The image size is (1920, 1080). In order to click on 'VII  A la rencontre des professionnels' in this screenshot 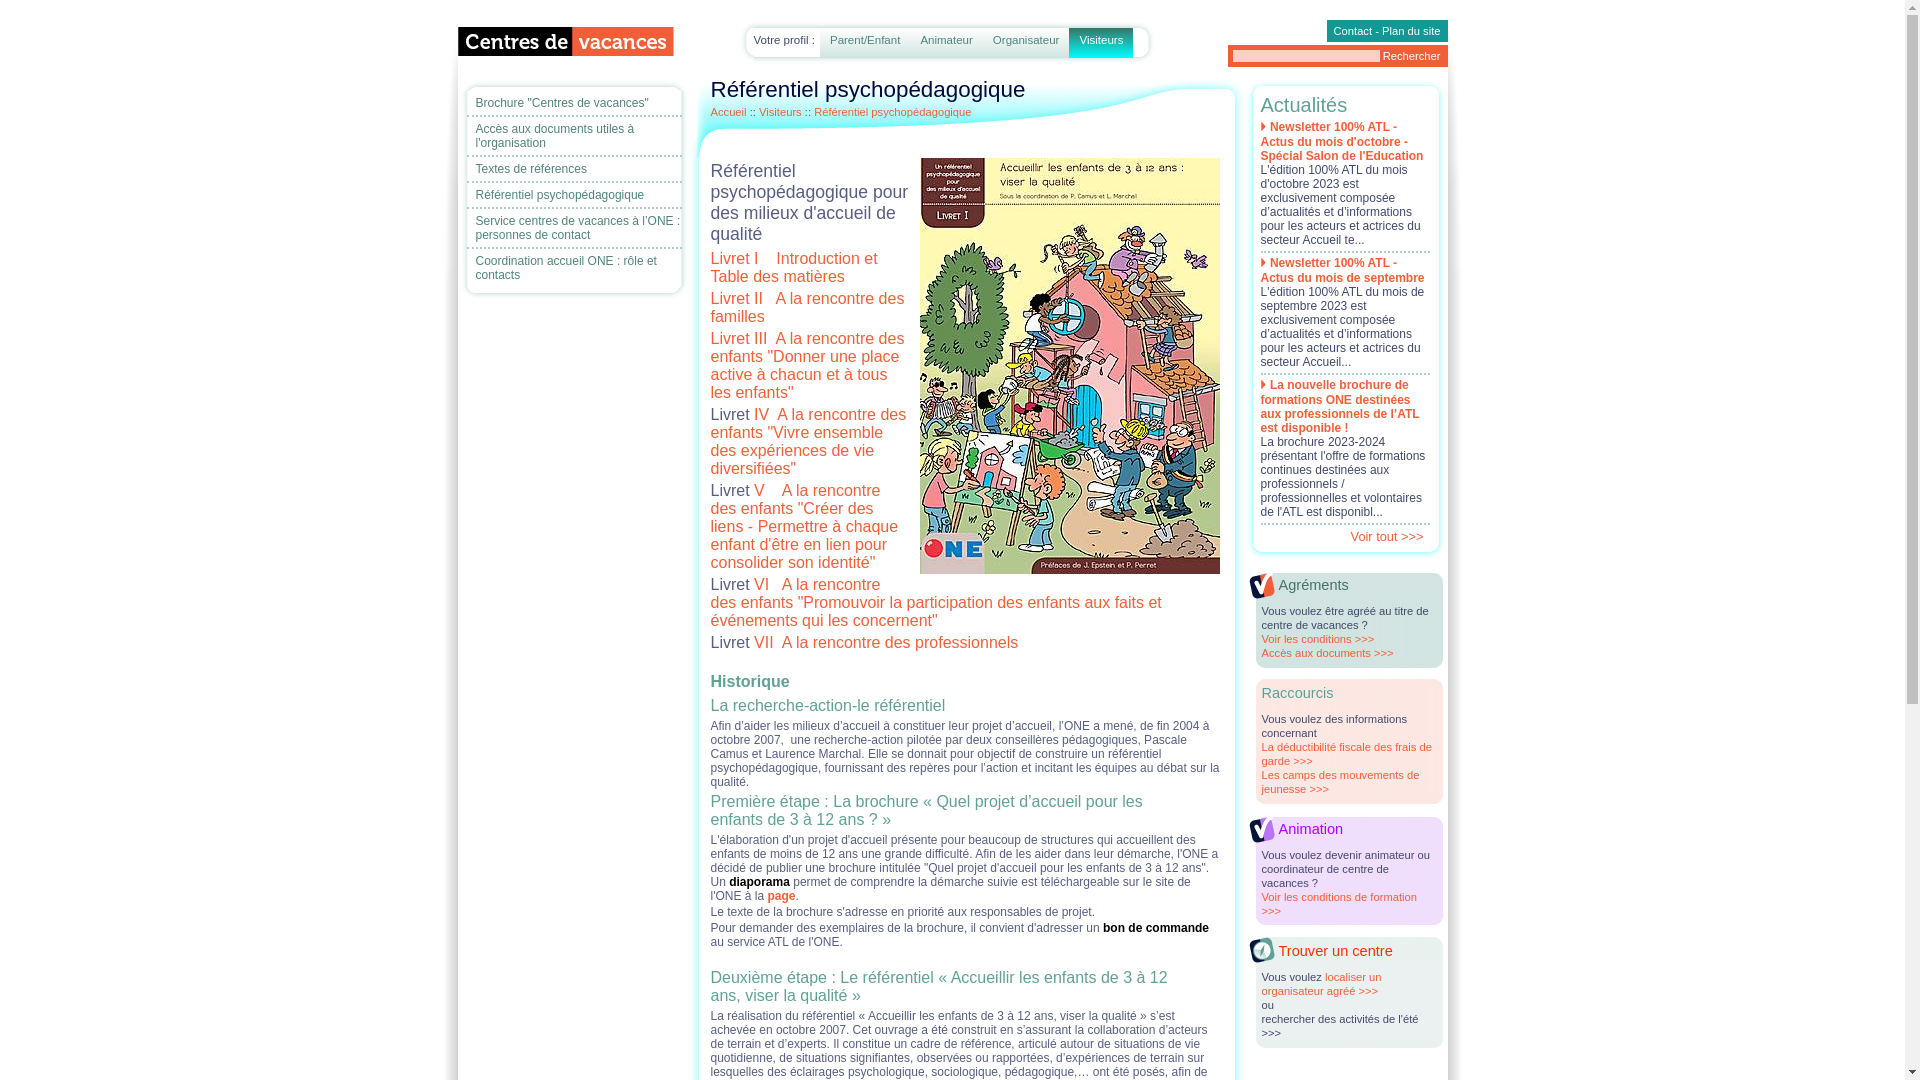, I will do `click(883, 642)`.